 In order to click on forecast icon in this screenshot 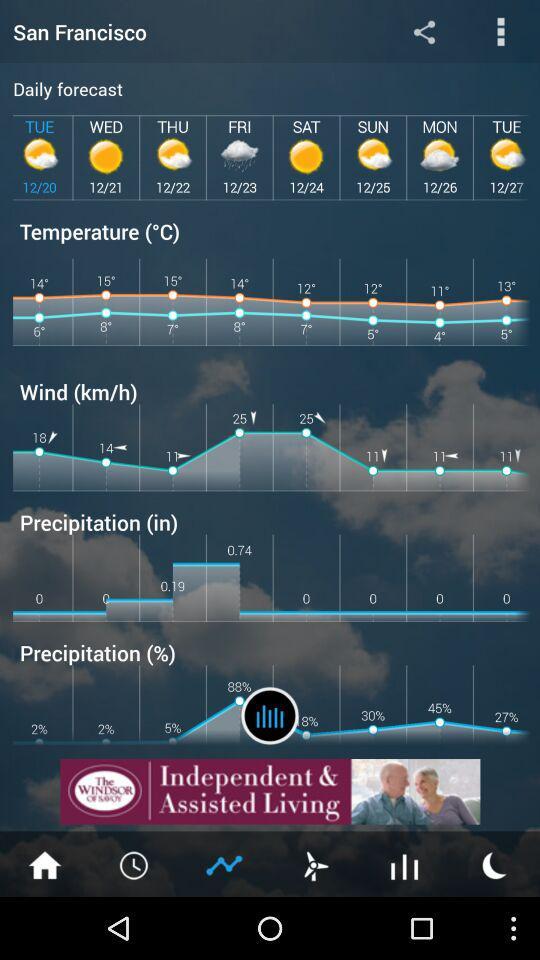, I will do `click(270, 715)`.